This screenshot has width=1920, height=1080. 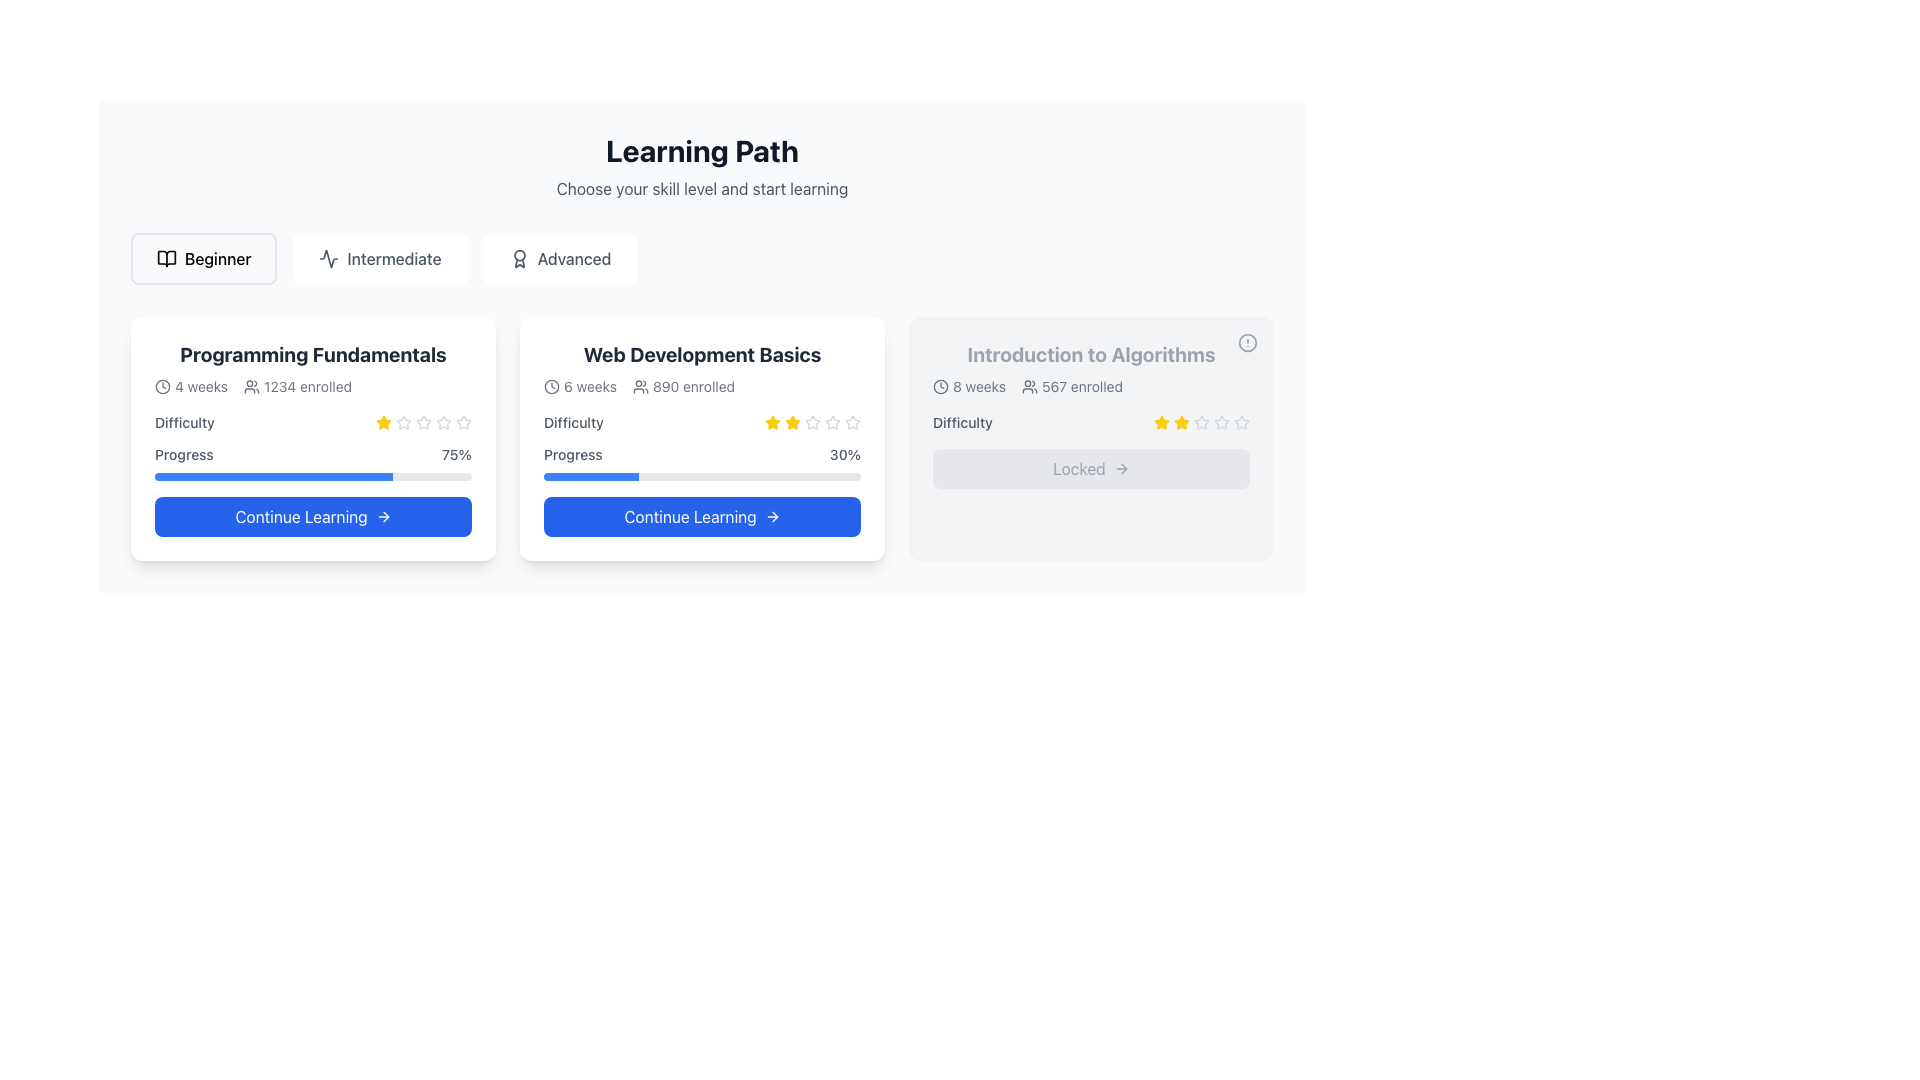 I want to click on the decorative icon that visually distinguishes the 'Advanced' section in the interface, located to the right of the 'Intermediate' section and above the main content, so click(x=519, y=257).